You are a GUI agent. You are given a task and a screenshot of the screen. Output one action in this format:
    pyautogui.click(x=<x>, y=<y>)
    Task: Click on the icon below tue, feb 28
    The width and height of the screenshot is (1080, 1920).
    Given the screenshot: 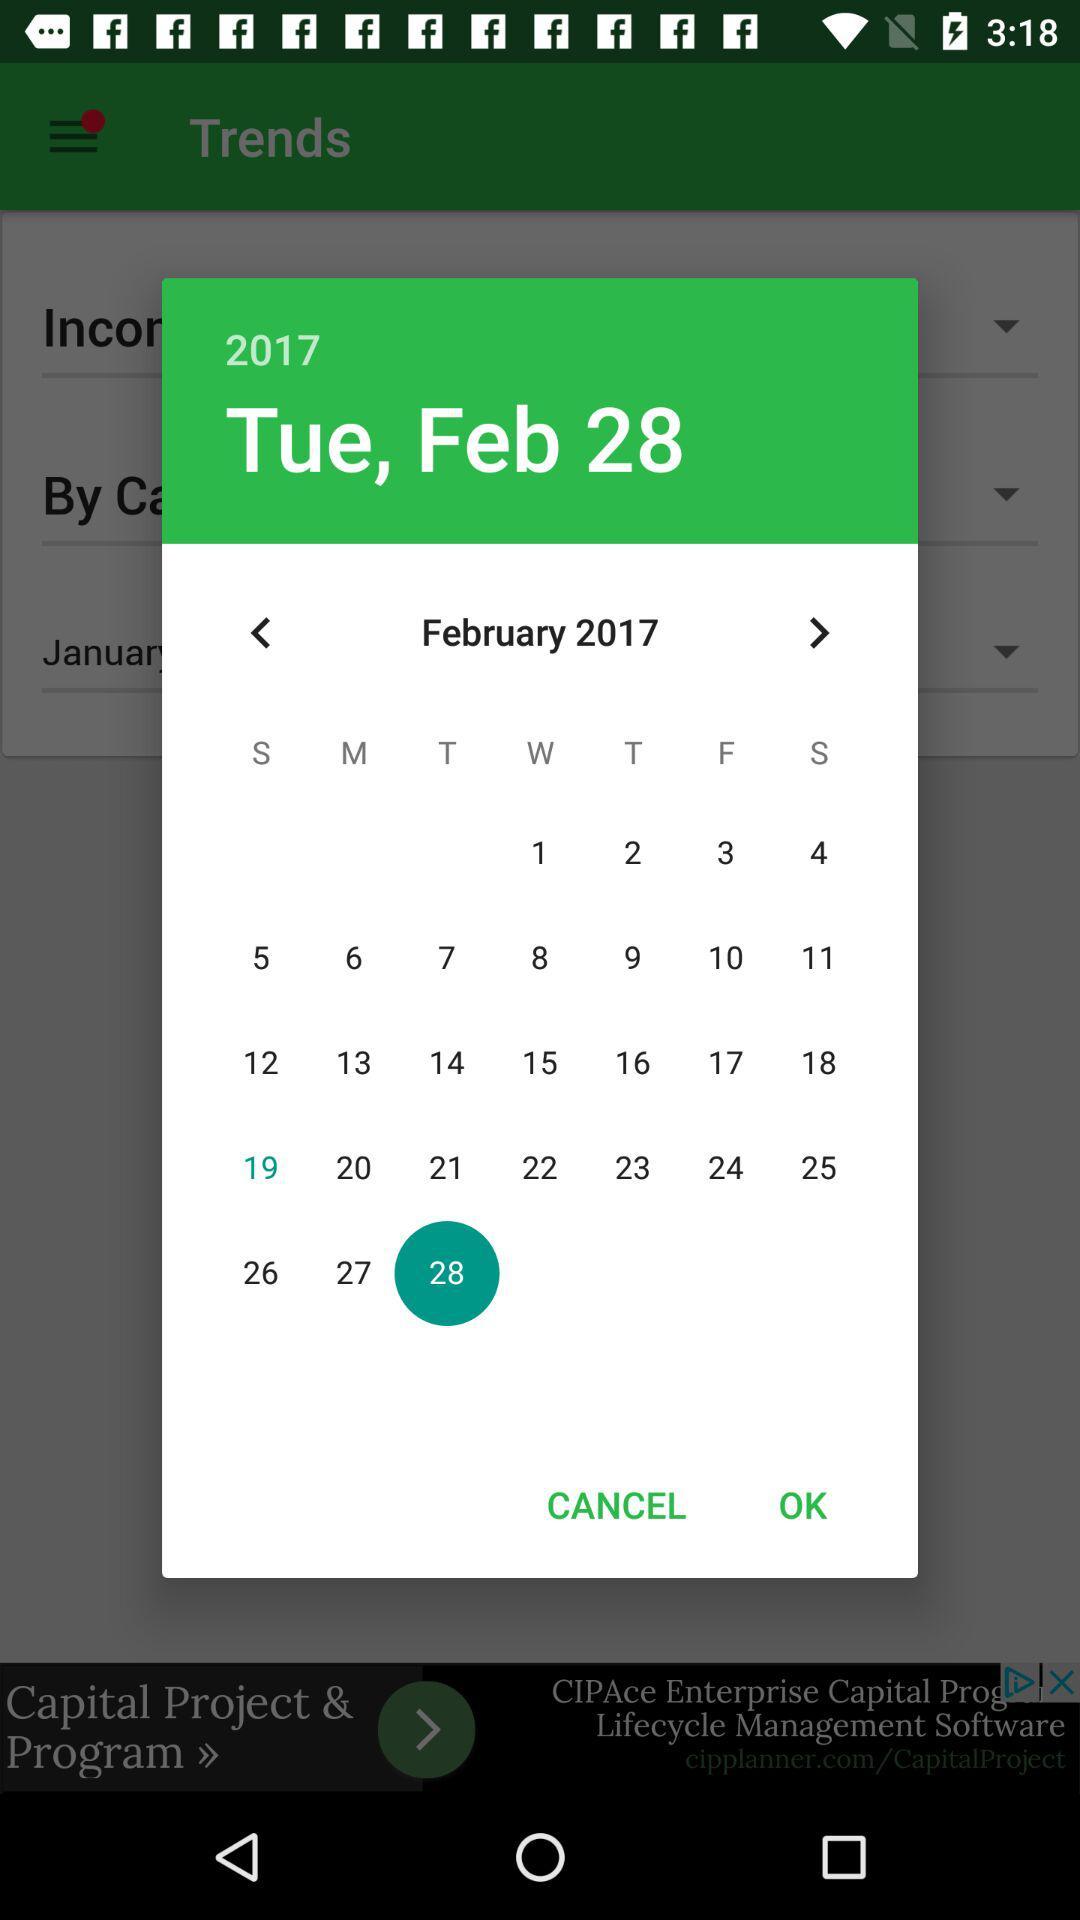 What is the action you would take?
    pyautogui.click(x=260, y=632)
    